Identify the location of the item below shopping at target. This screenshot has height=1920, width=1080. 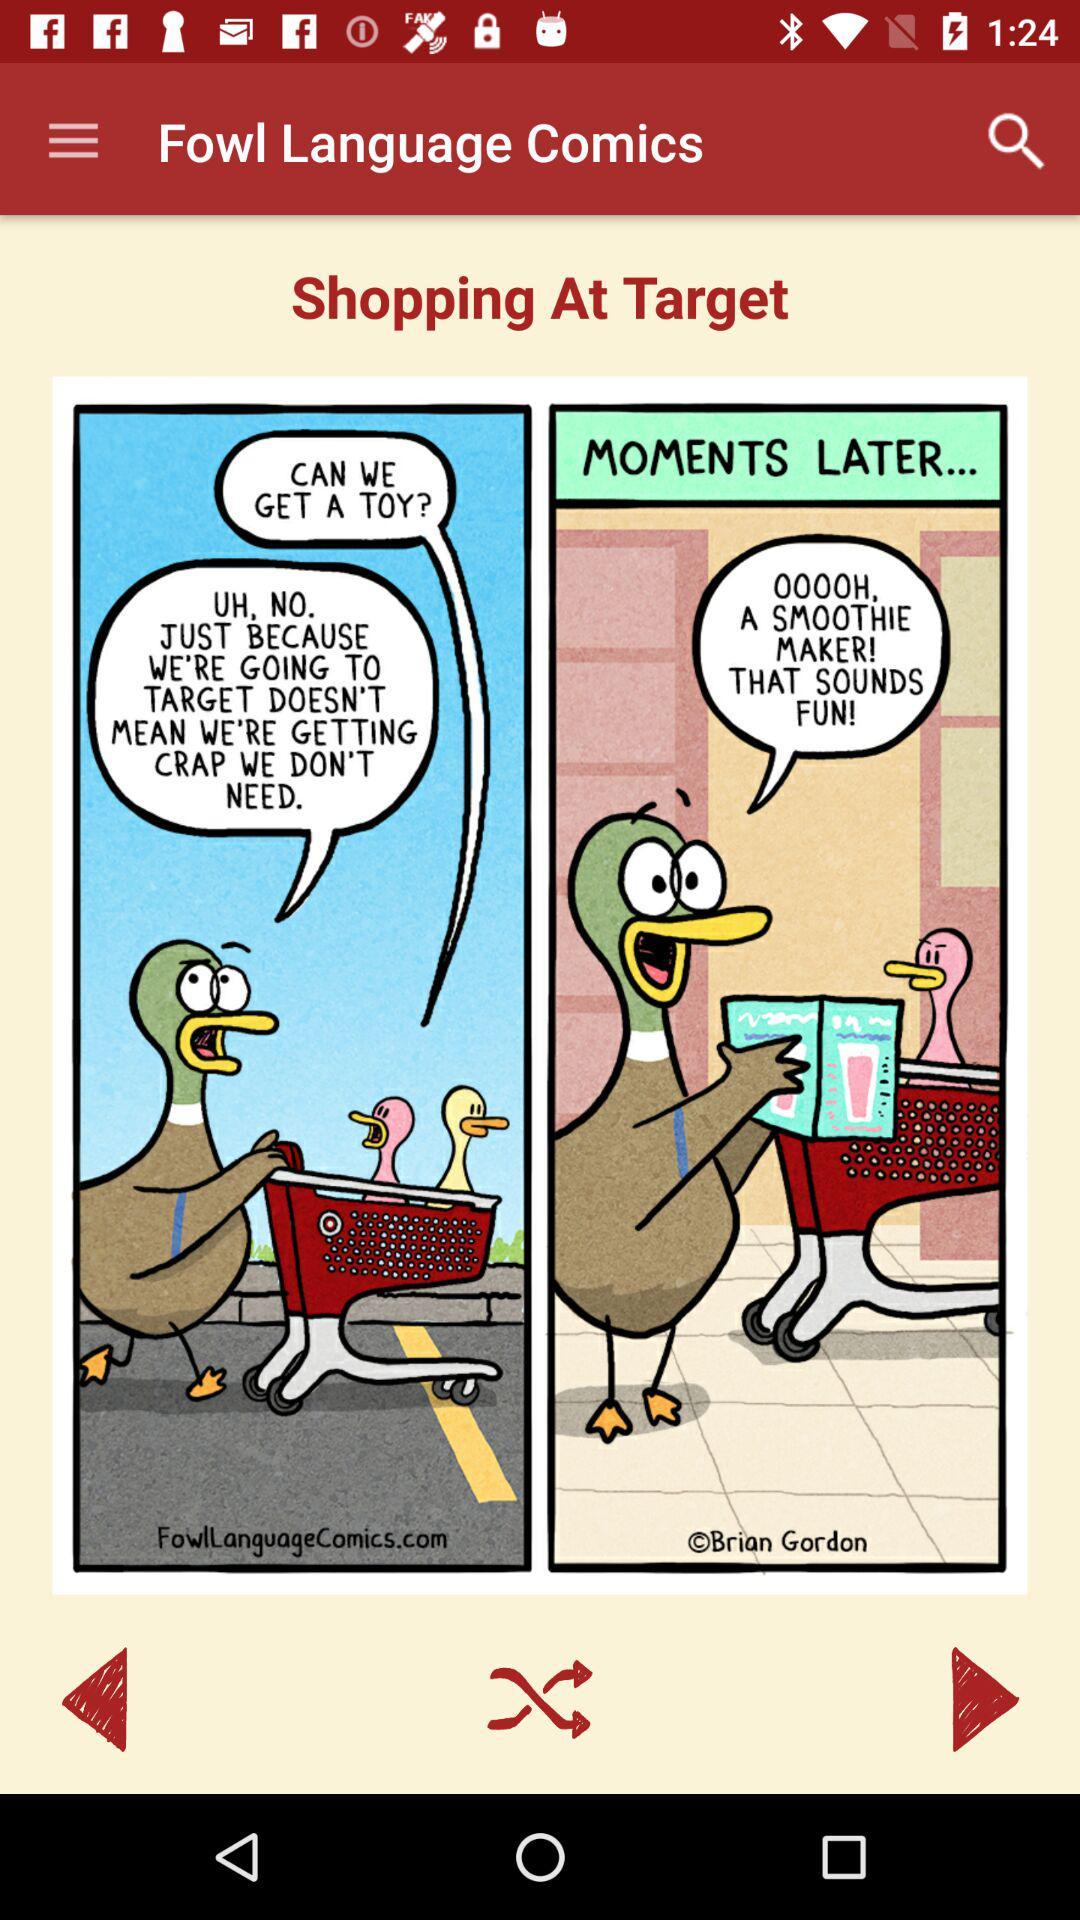
(540, 985).